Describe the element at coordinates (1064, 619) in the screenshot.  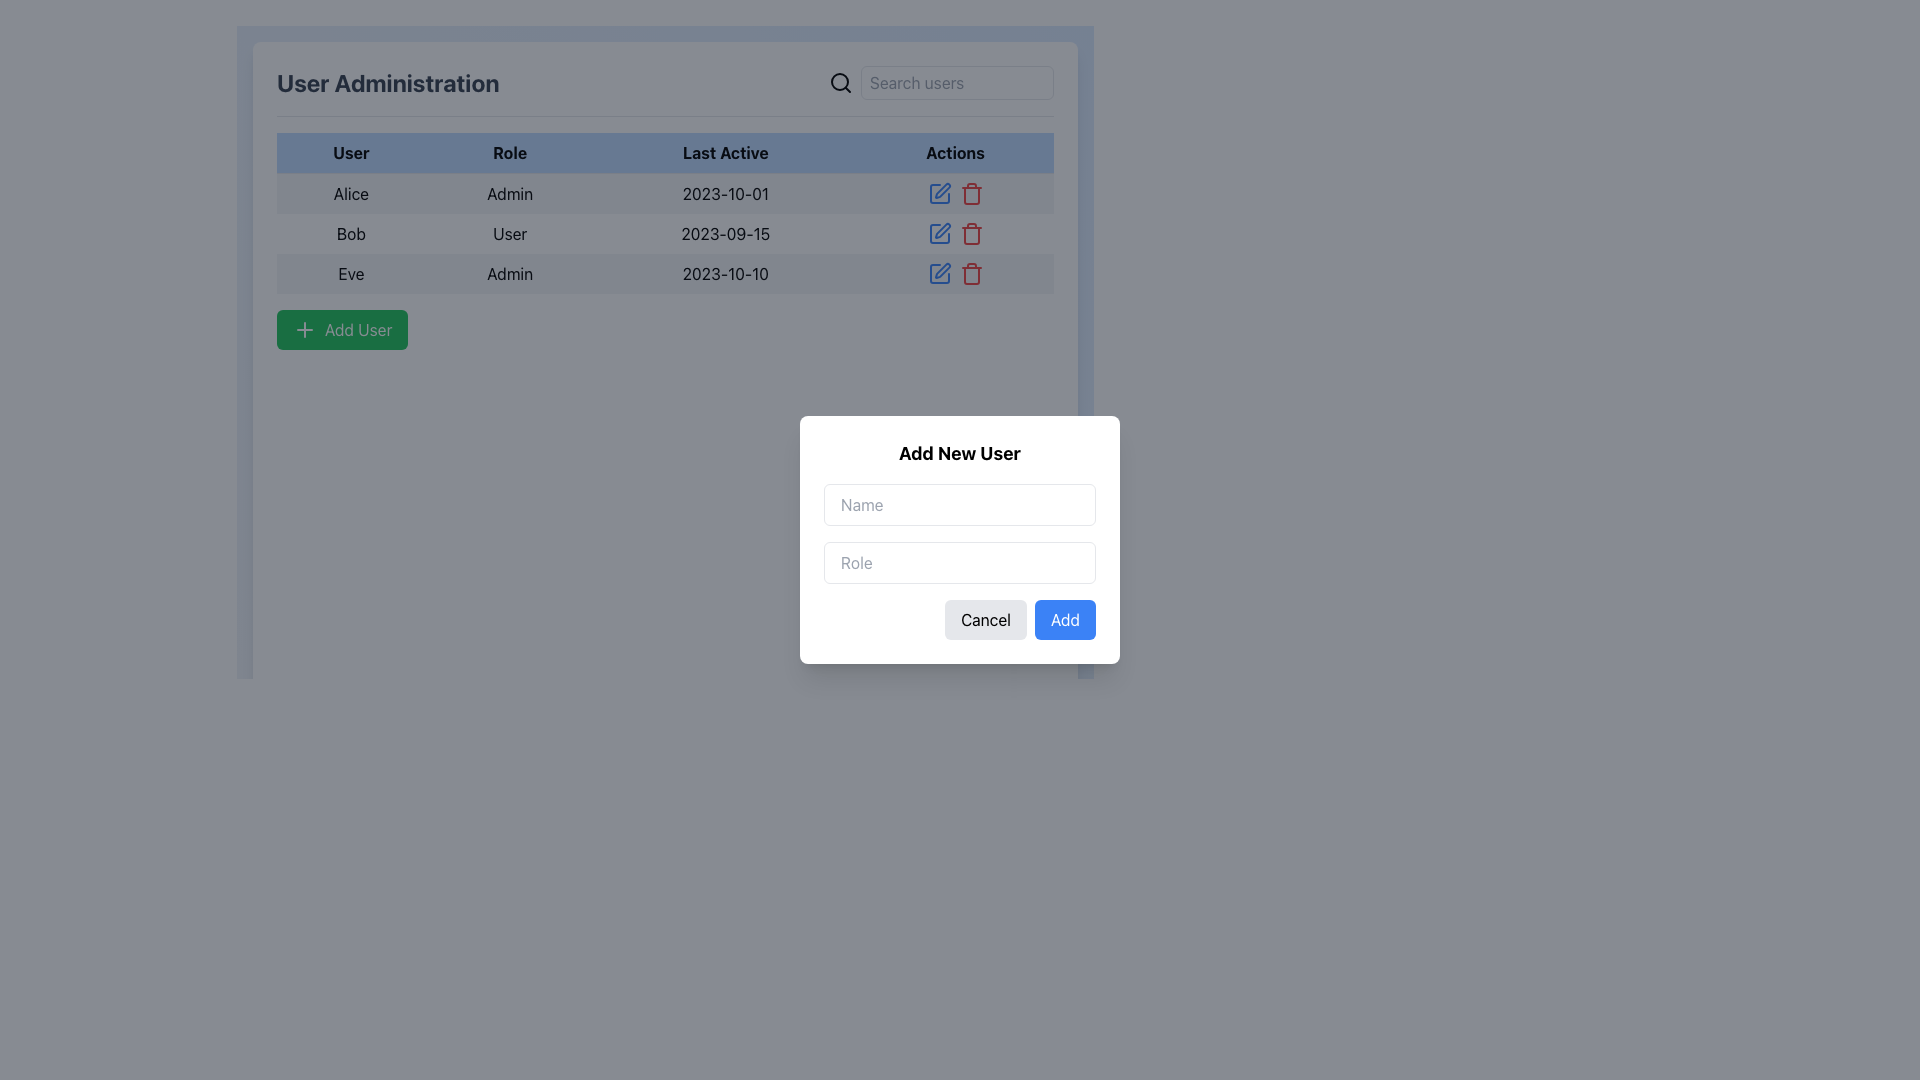
I see `the 'Add' button, which is a rectangular button with rounded edges, blue background, and white text, located at the bottom-right corner of the modal dialog box` at that location.